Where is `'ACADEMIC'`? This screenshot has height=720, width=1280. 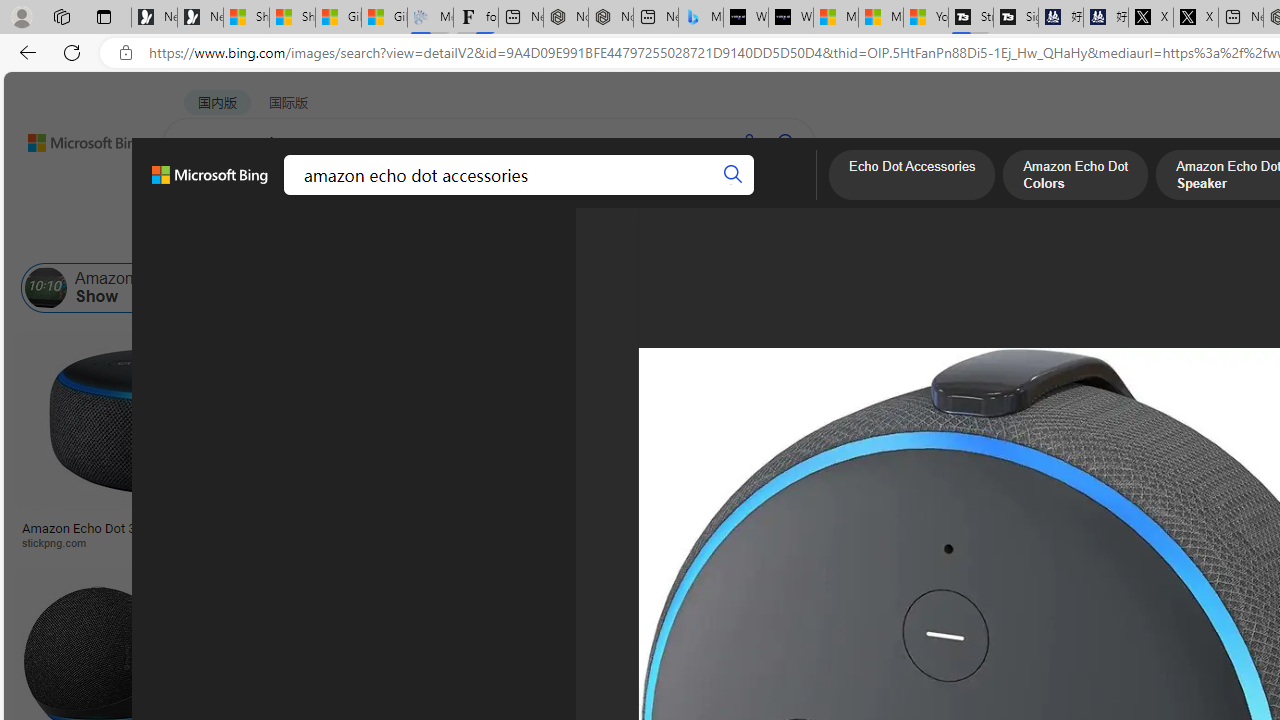
'ACADEMIC' is located at coordinates (548, 195).